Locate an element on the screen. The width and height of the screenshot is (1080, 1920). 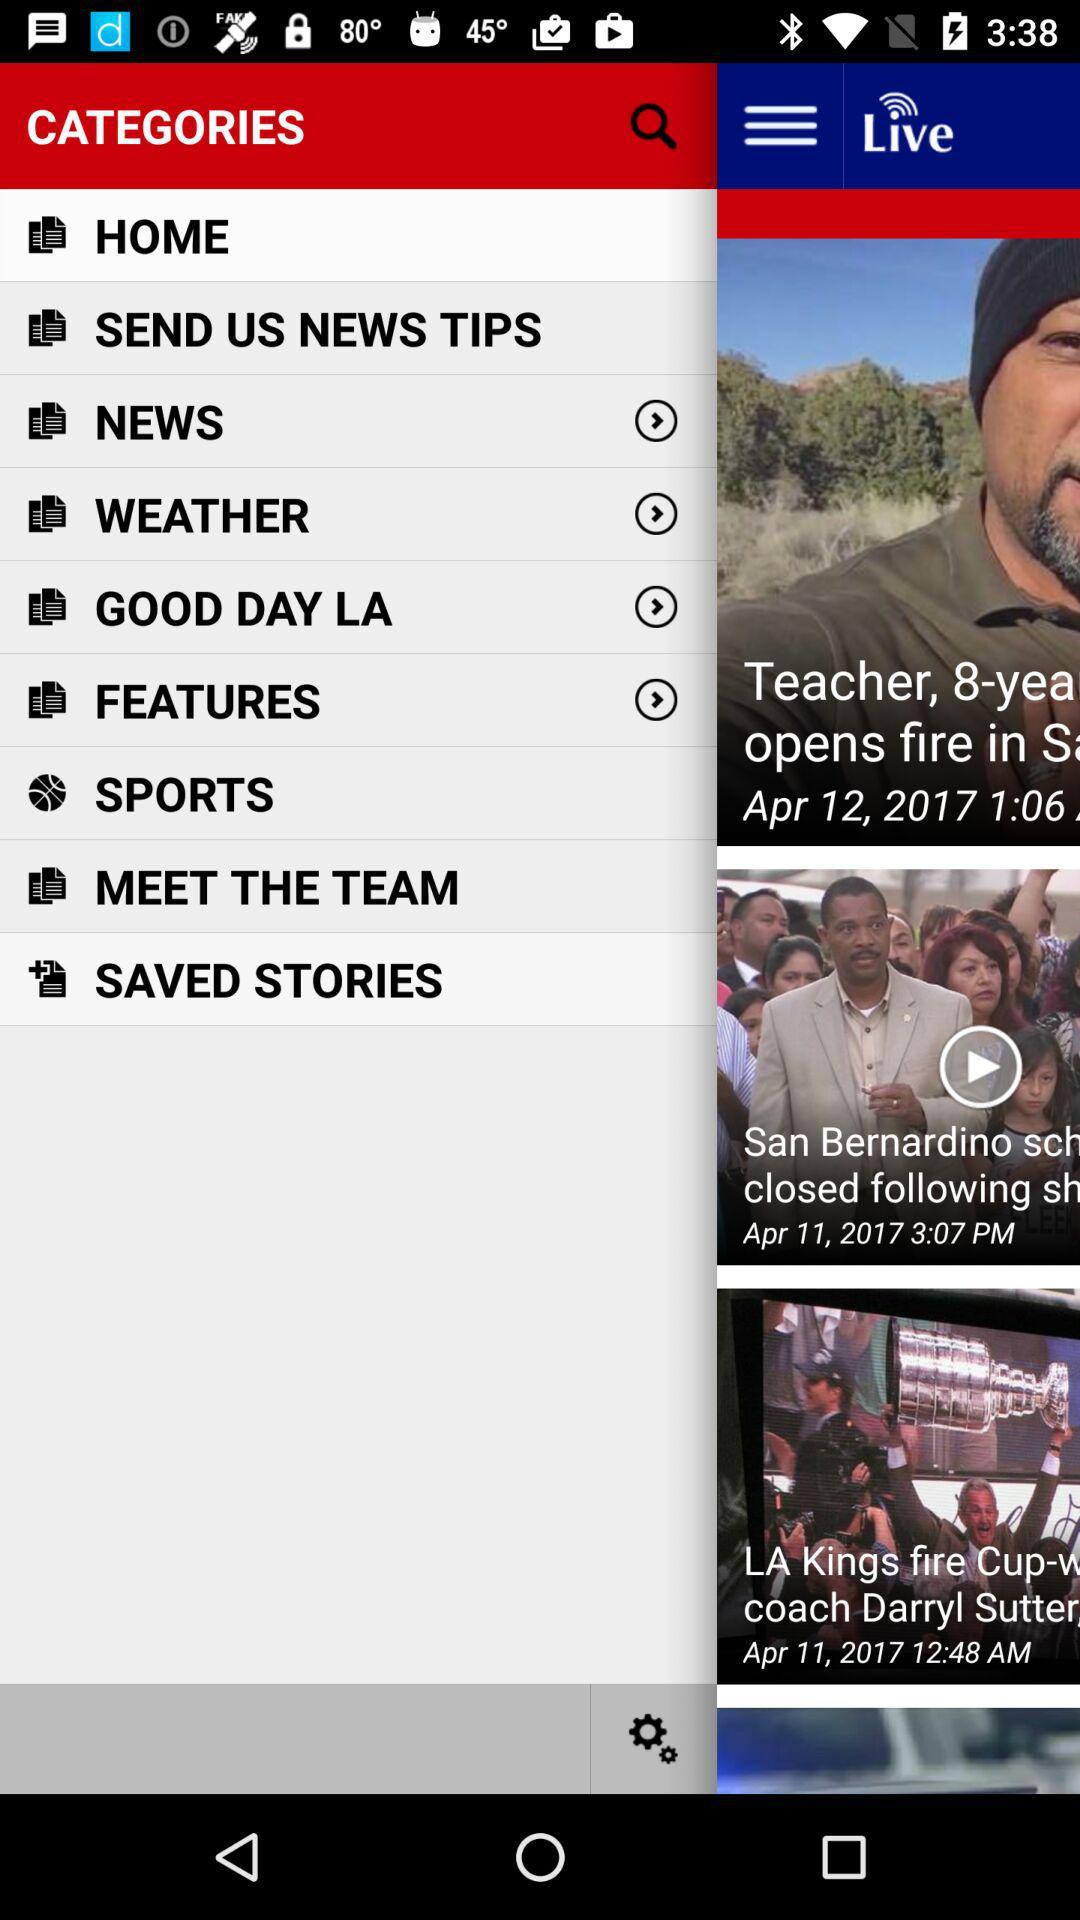
icon below features is located at coordinates (184, 792).